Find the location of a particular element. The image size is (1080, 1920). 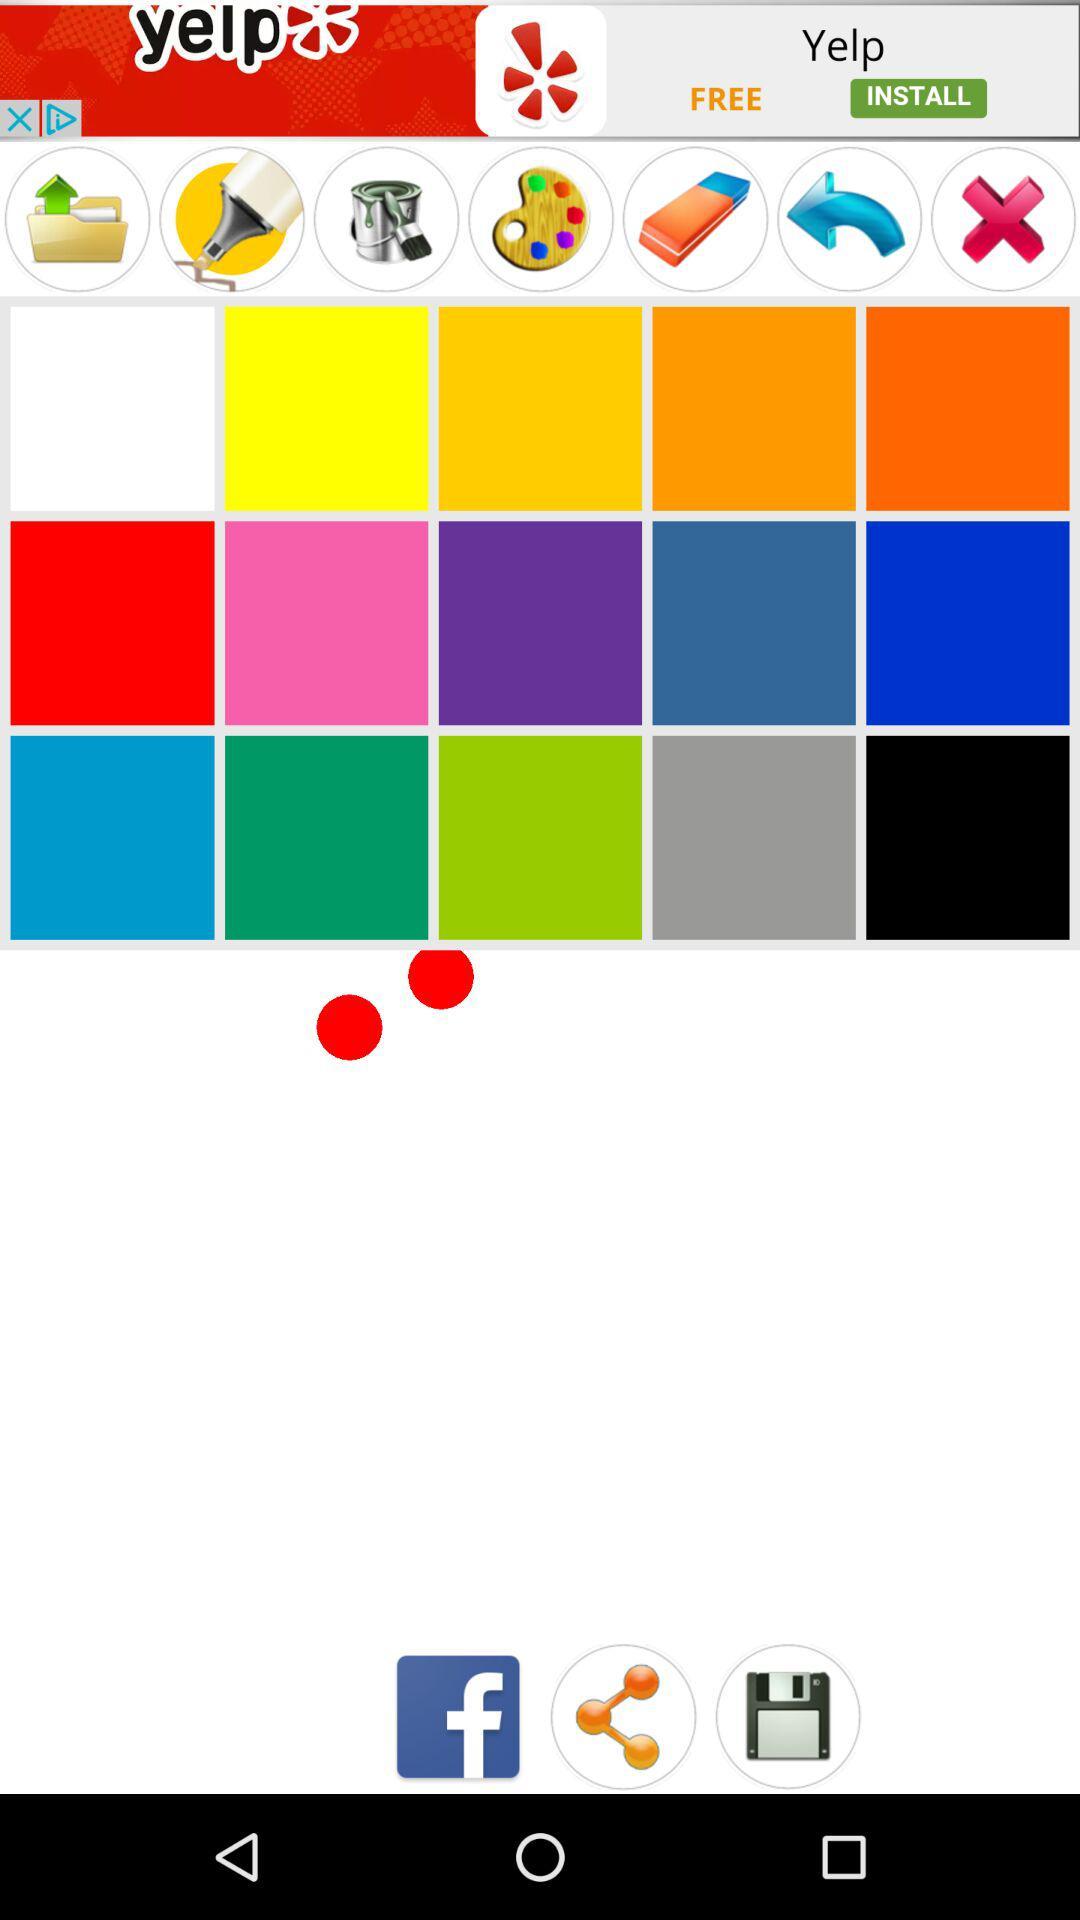

button is located at coordinates (786, 1715).